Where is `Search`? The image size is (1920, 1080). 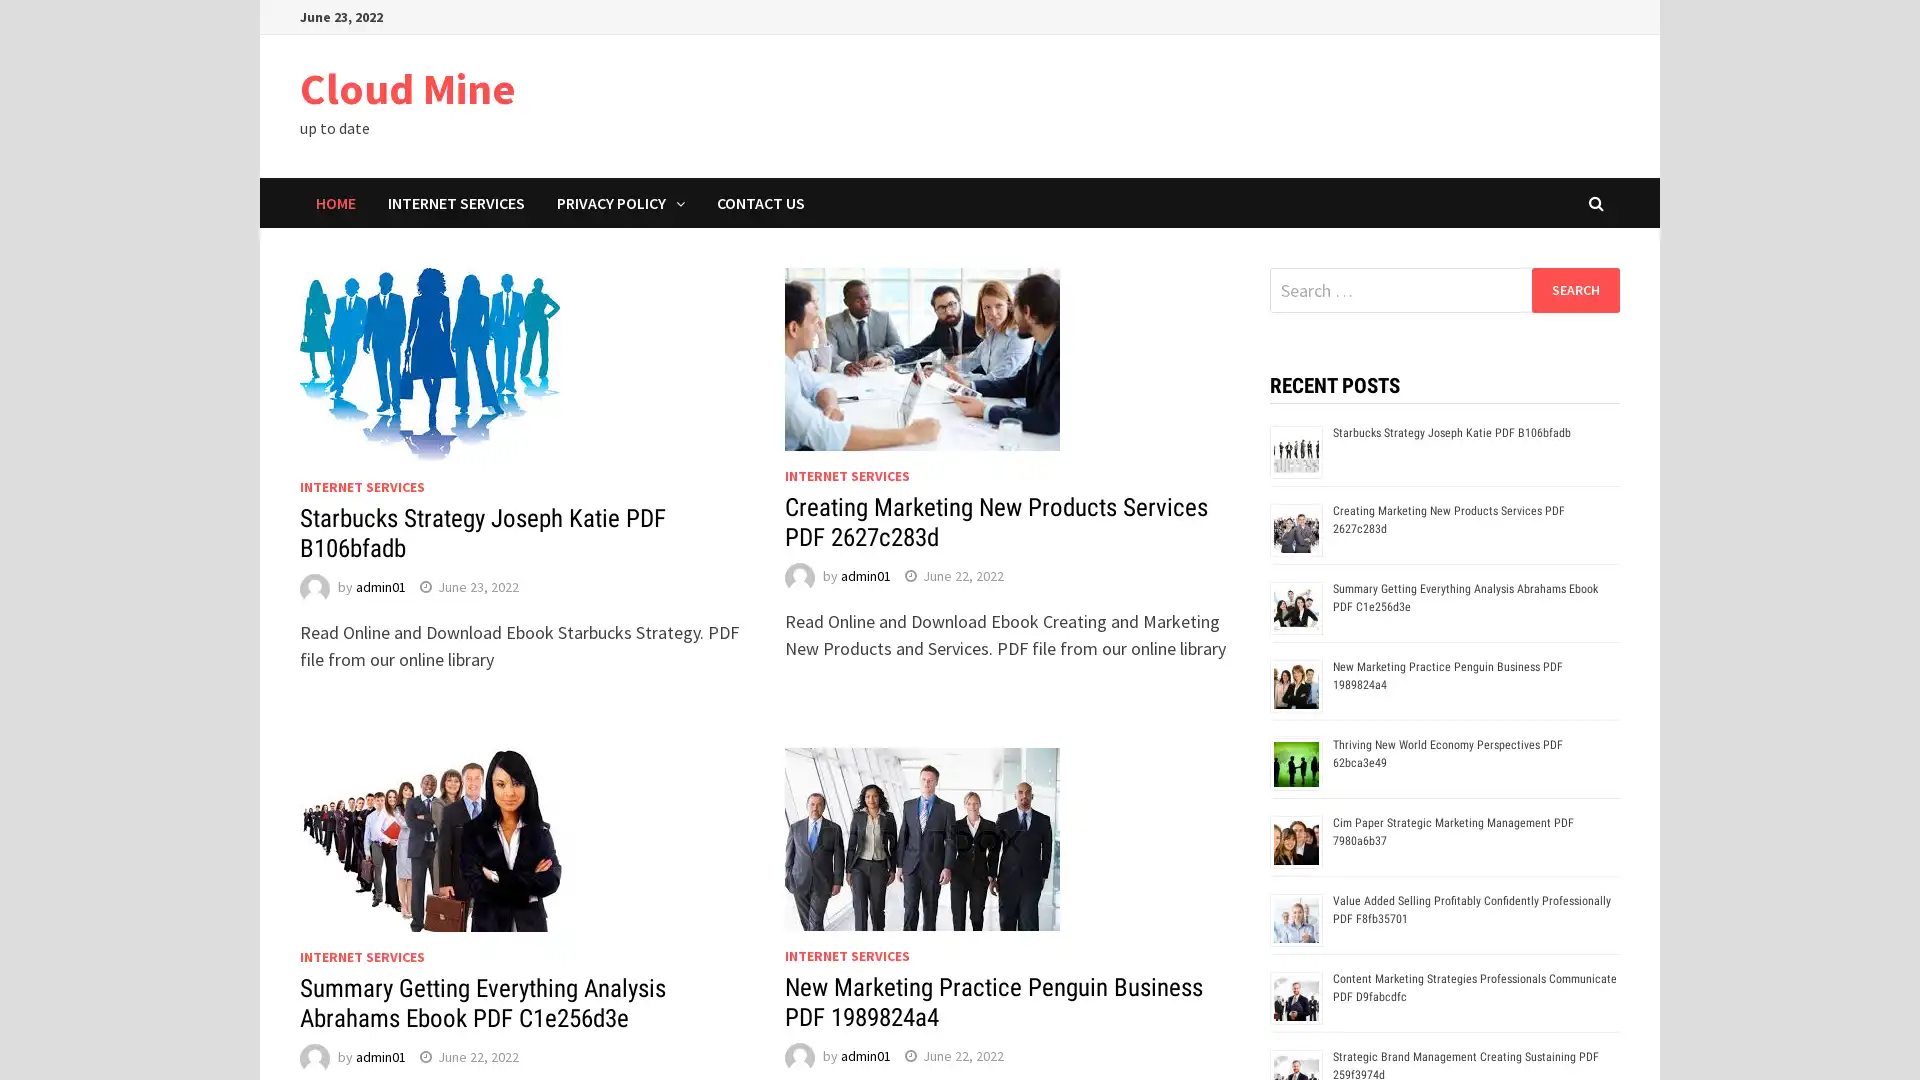
Search is located at coordinates (1574, 289).